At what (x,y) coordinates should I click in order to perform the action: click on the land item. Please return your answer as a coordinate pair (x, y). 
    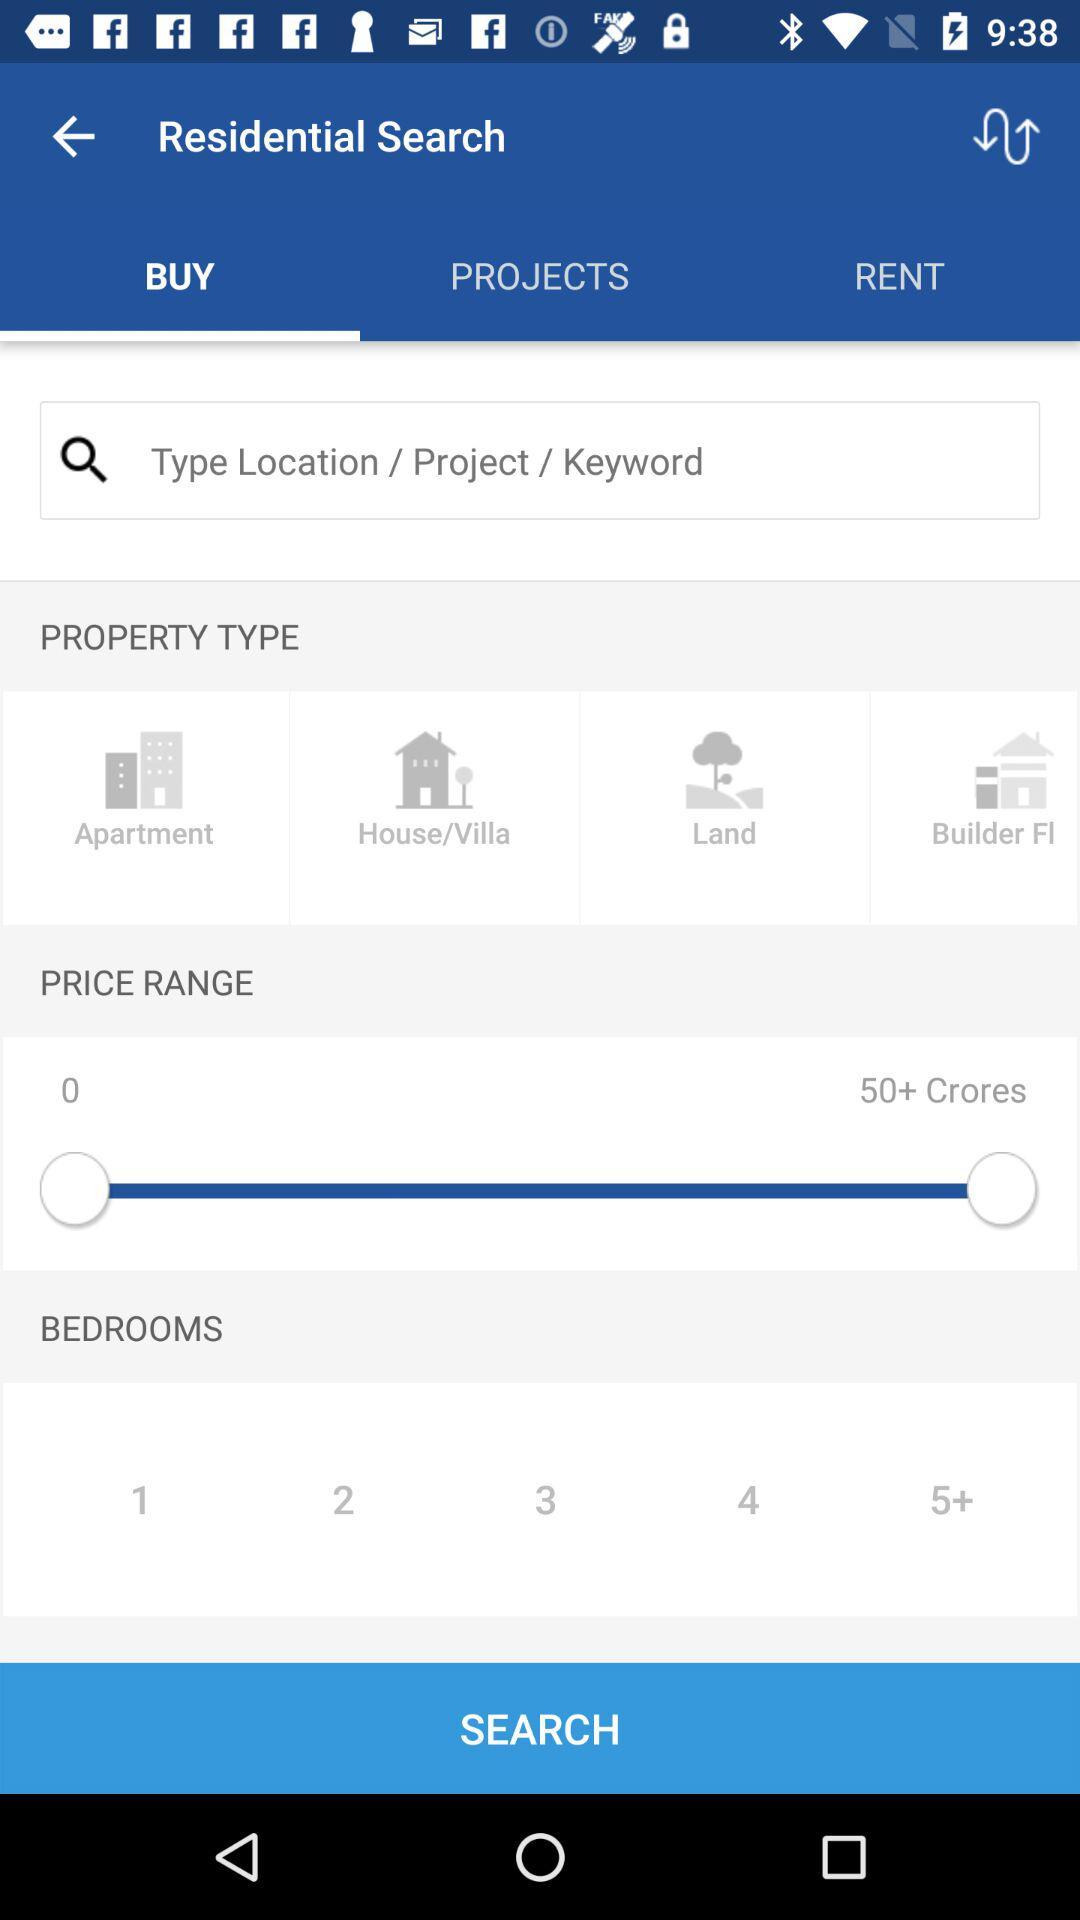
    Looking at the image, I should click on (724, 808).